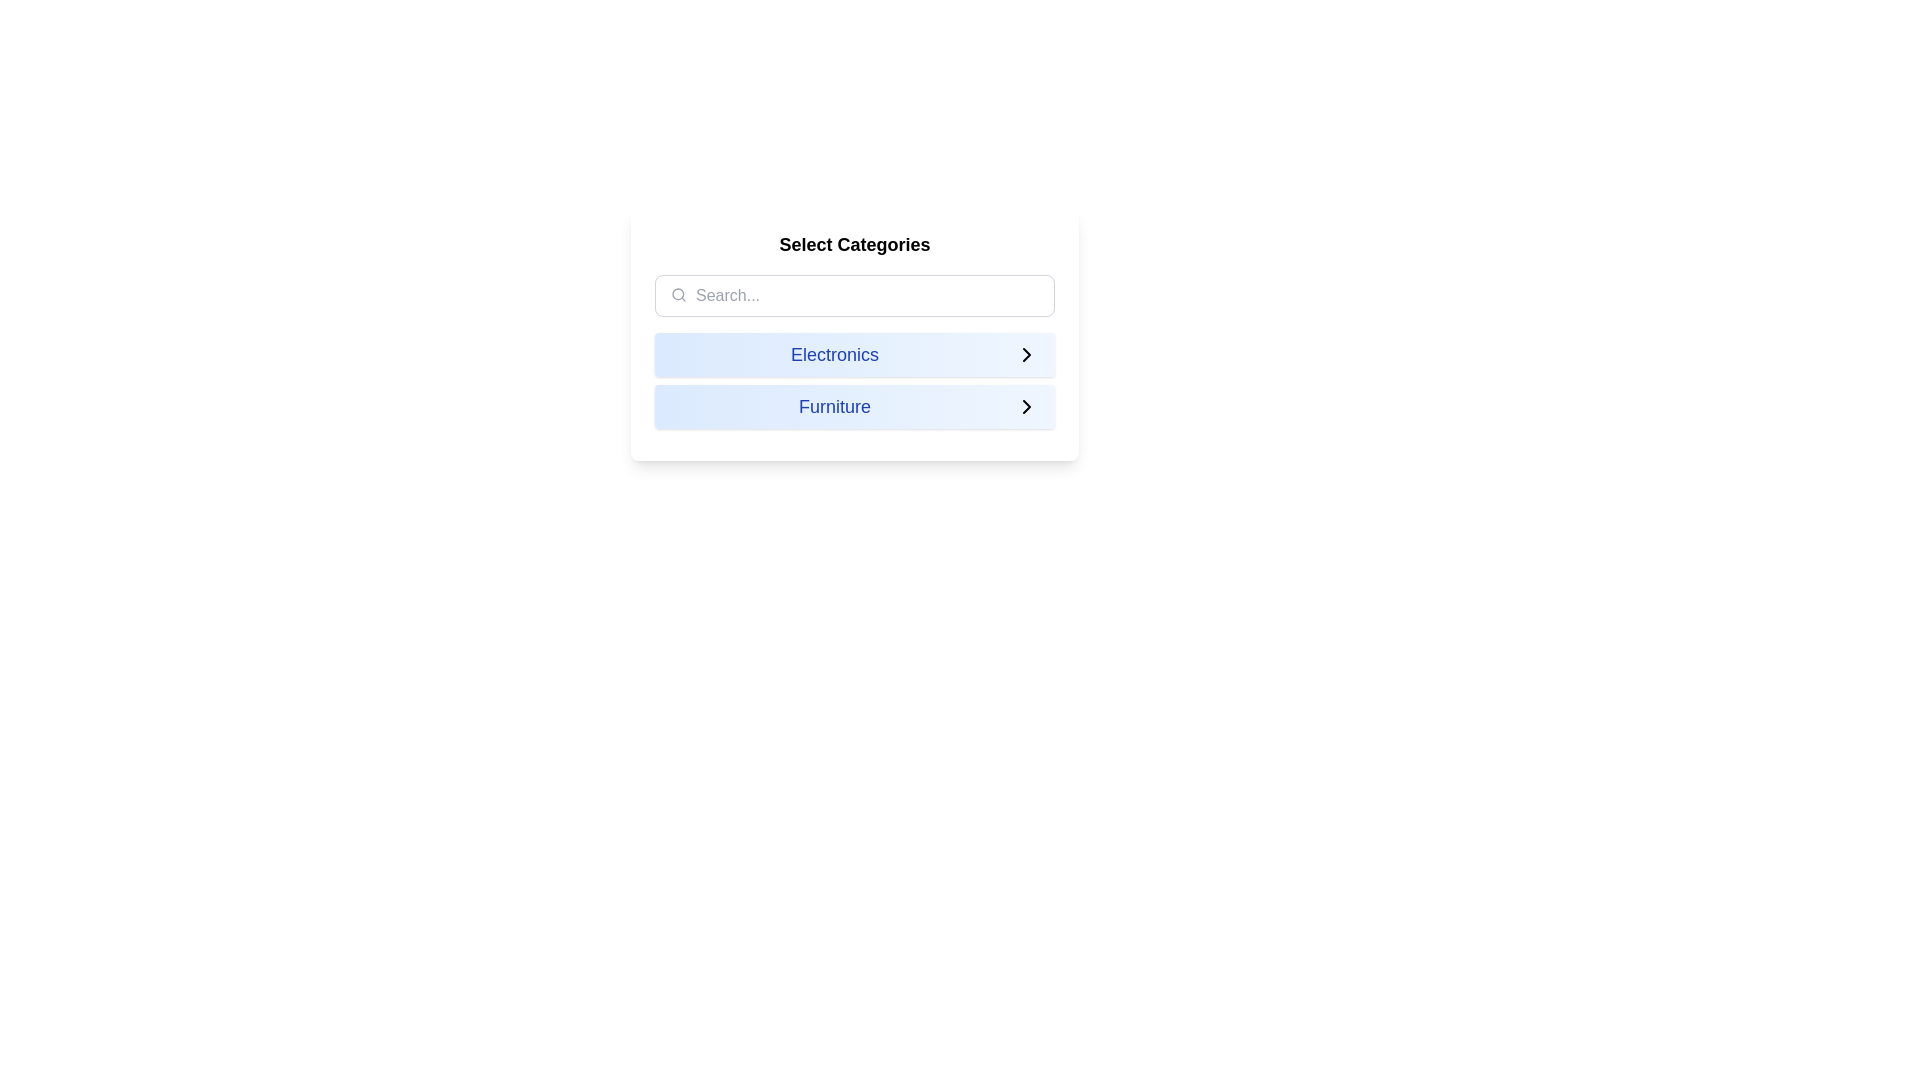 This screenshot has height=1080, width=1920. I want to click on the 'Furniture' category list item, which is the second item in a vertical list of categories, to navigate to furniture-related content, so click(854, 406).